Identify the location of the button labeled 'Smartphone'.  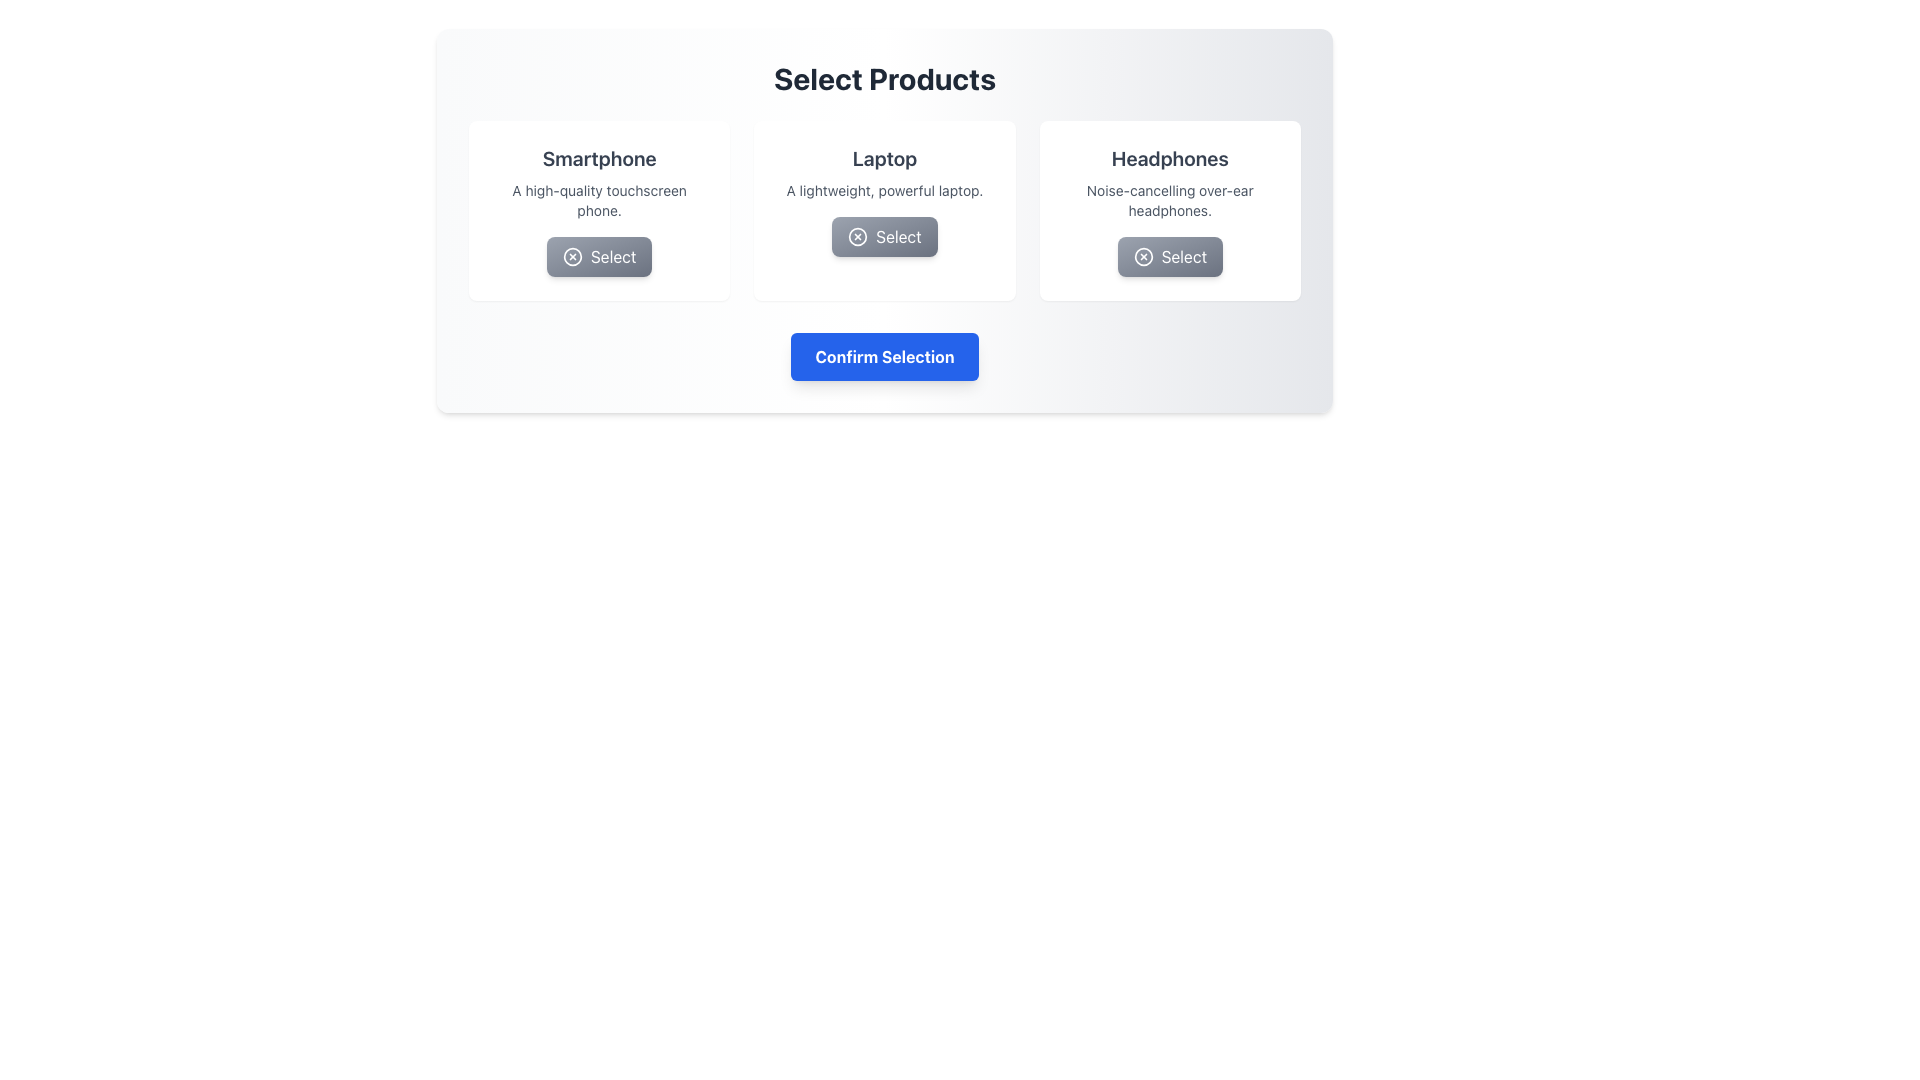
(598, 256).